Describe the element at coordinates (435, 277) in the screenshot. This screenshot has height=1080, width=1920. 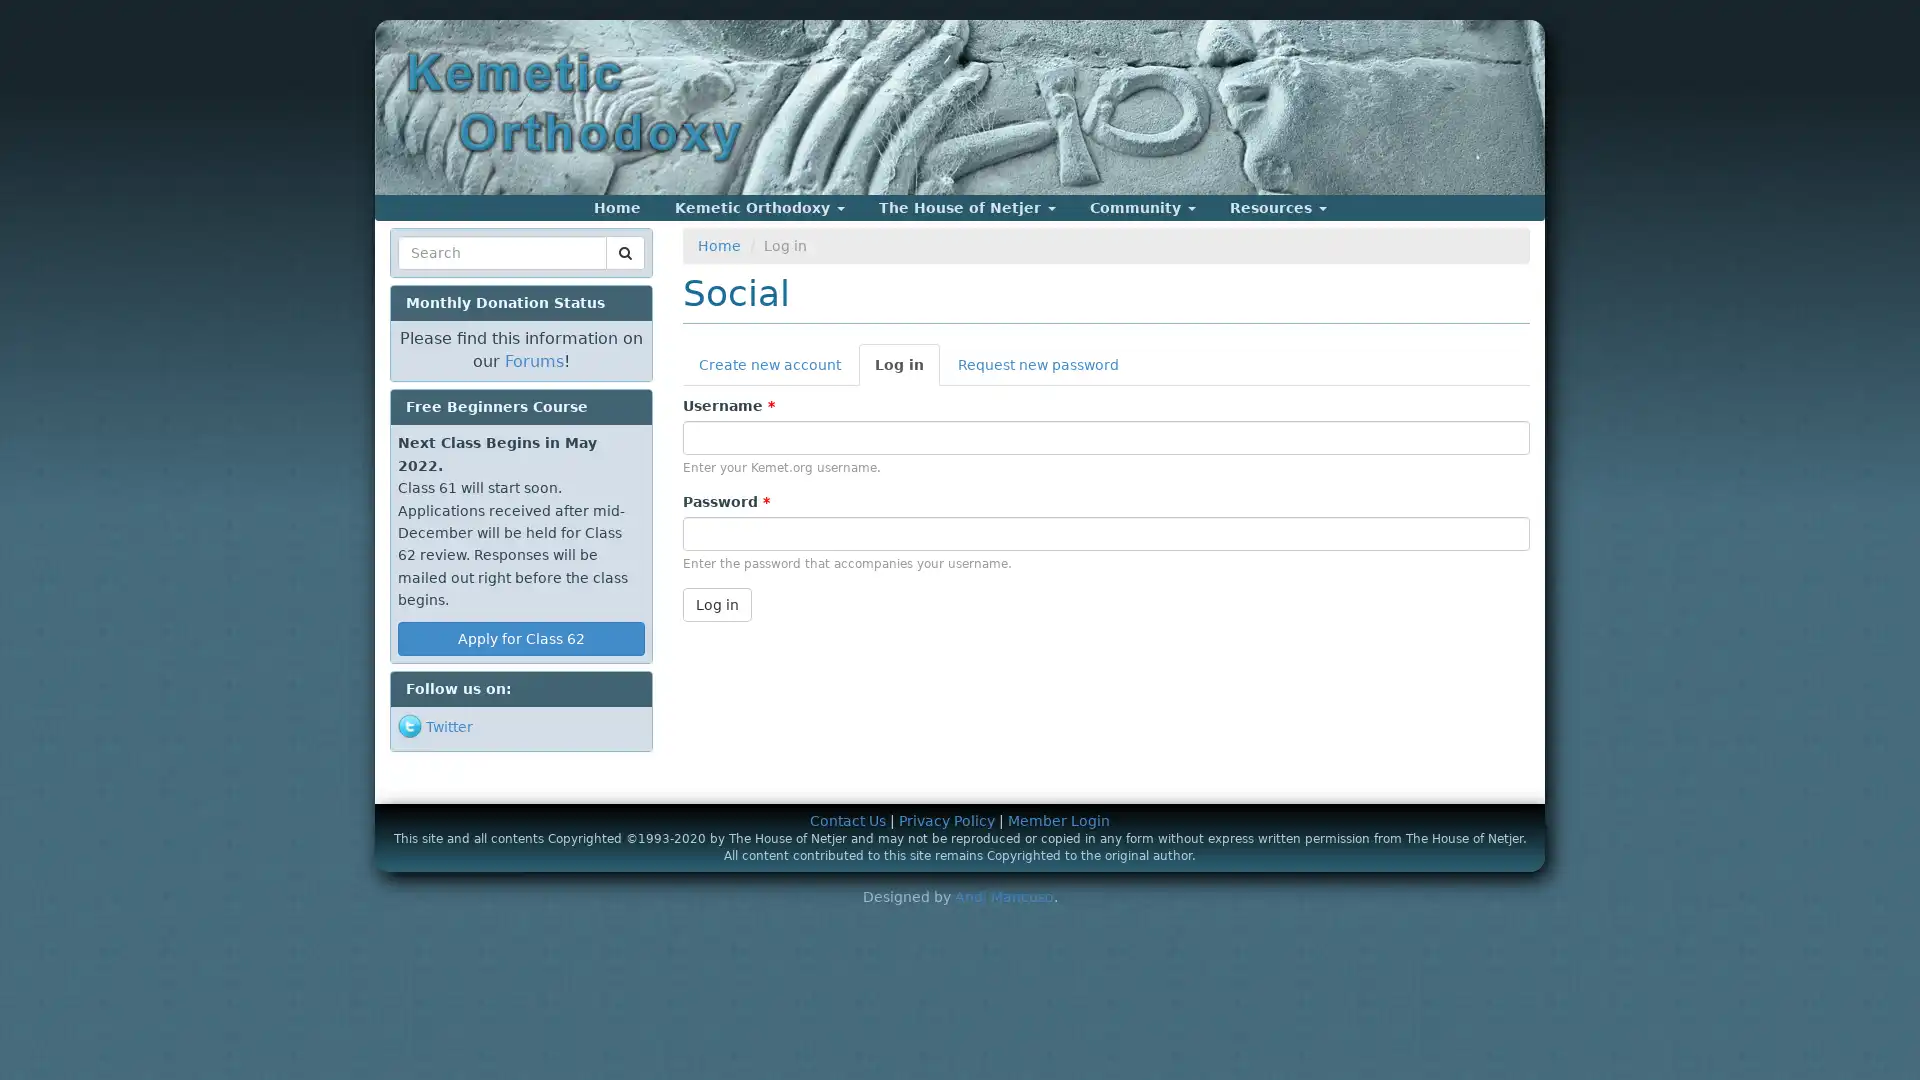
I see `Search` at that location.